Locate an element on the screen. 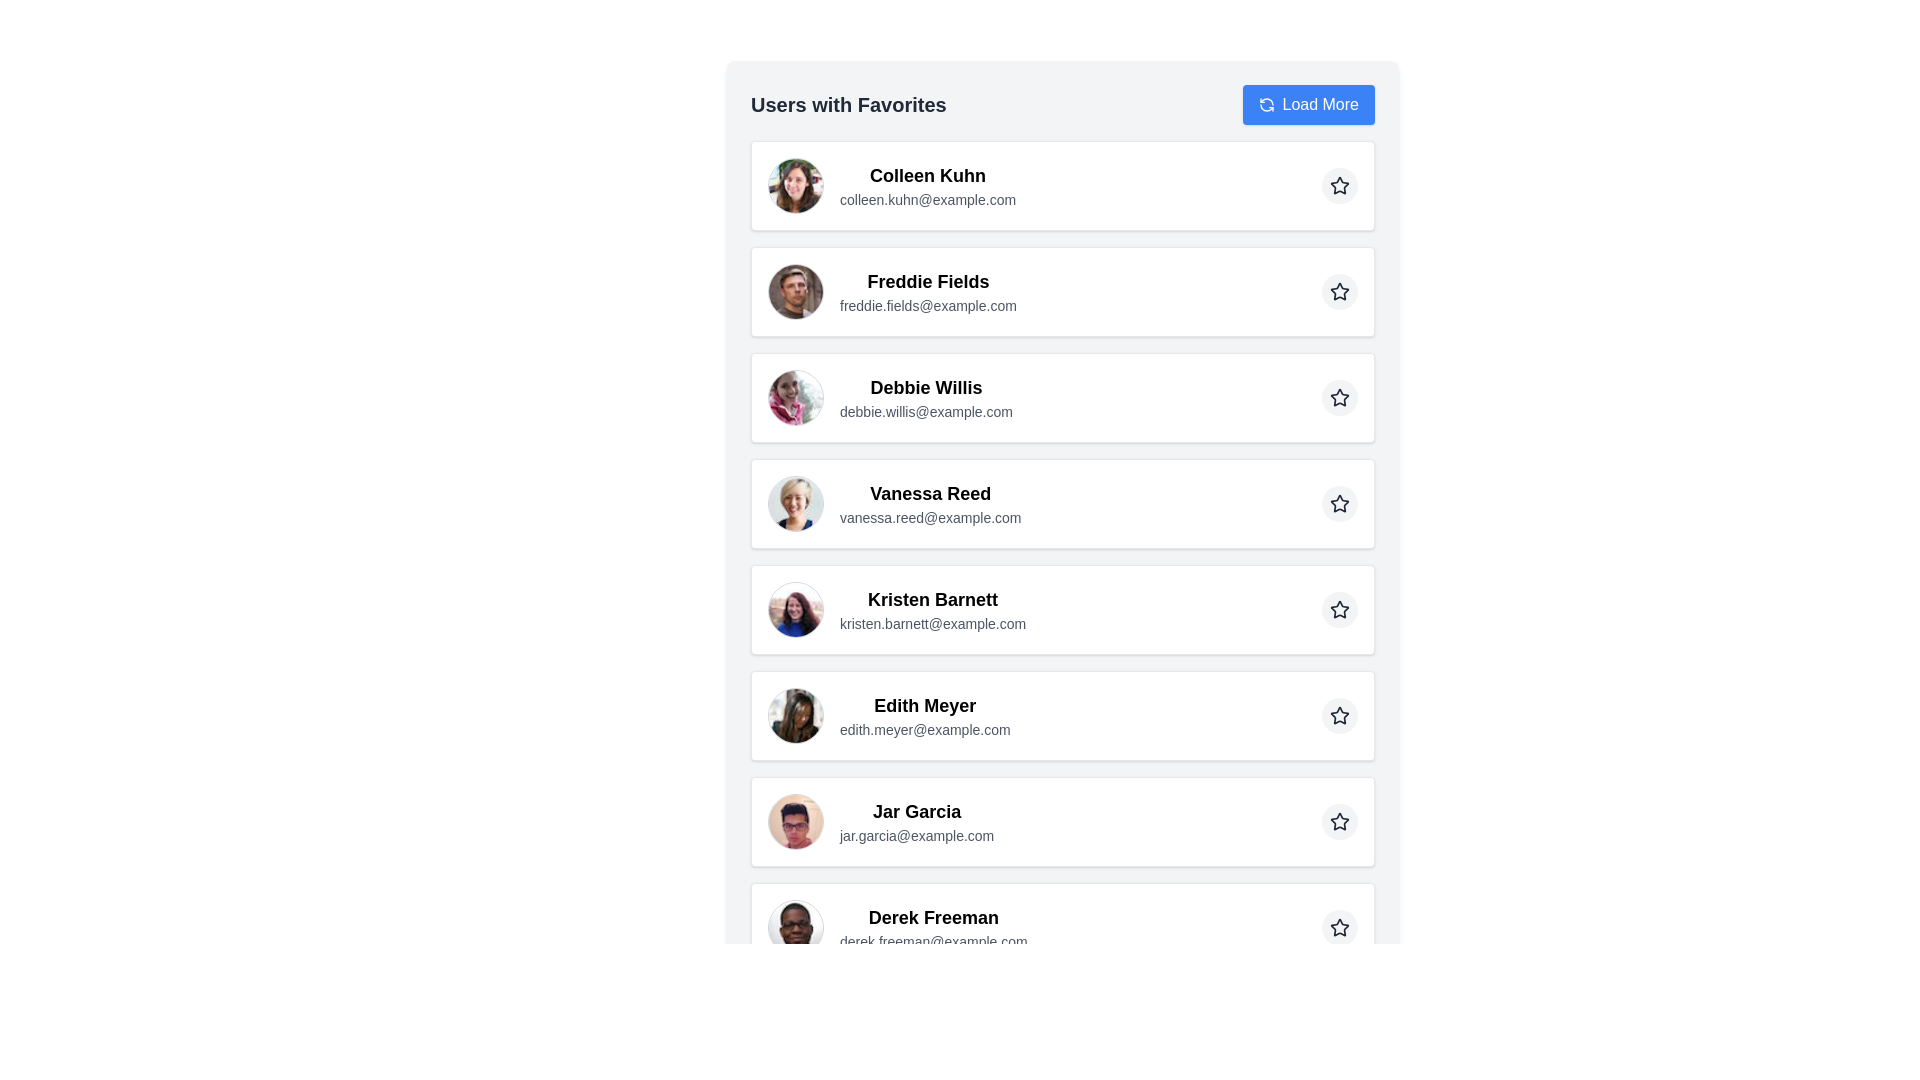  the User information card containing the name 'Derek Freeman' and email 'derek.freeman@example.com', which is the last item in the vertical list of user elements is located at coordinates (896, 928).